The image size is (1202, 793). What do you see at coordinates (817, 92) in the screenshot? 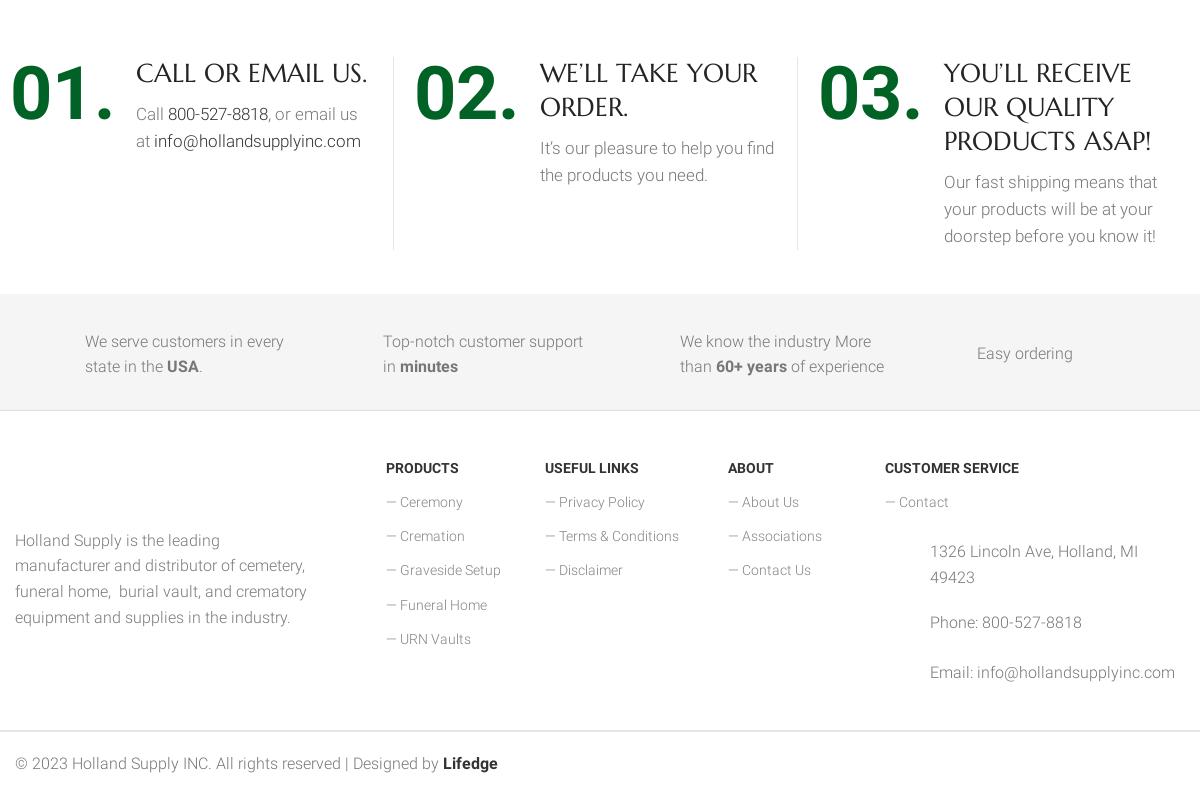
I see `'03.'` at bounding box center [817, 92].